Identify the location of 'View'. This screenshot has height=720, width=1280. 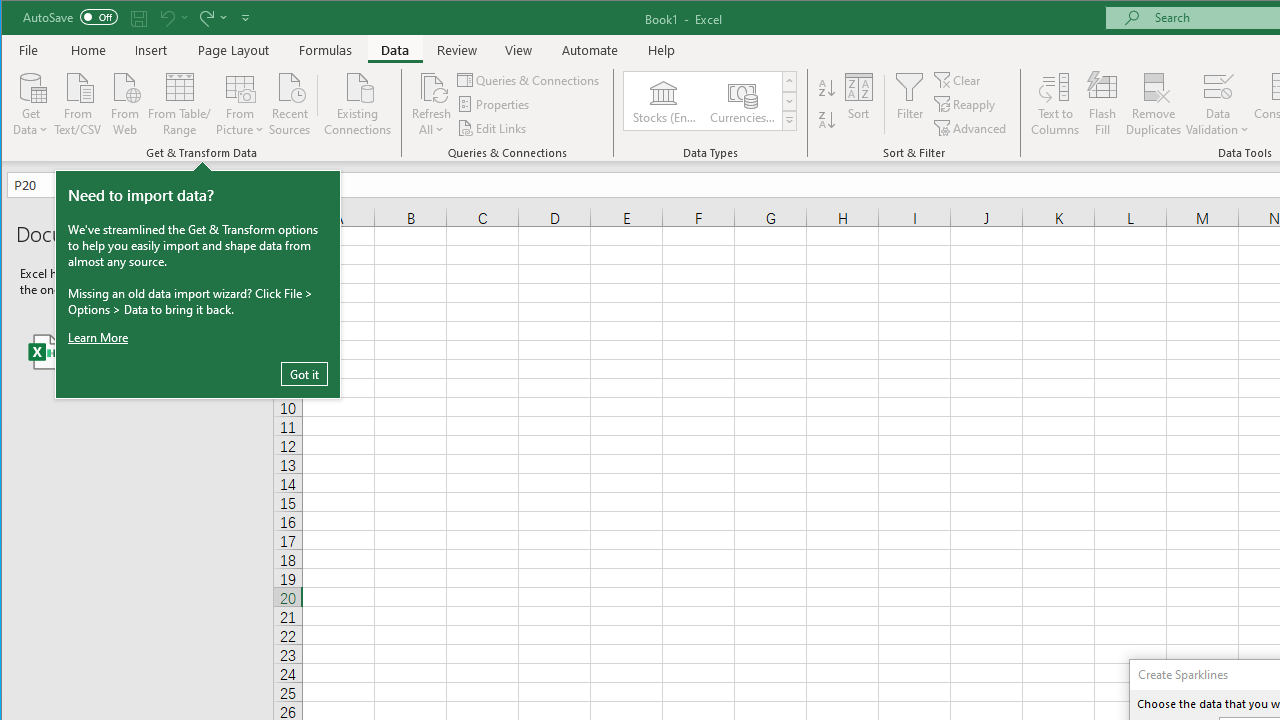
(519, 49).